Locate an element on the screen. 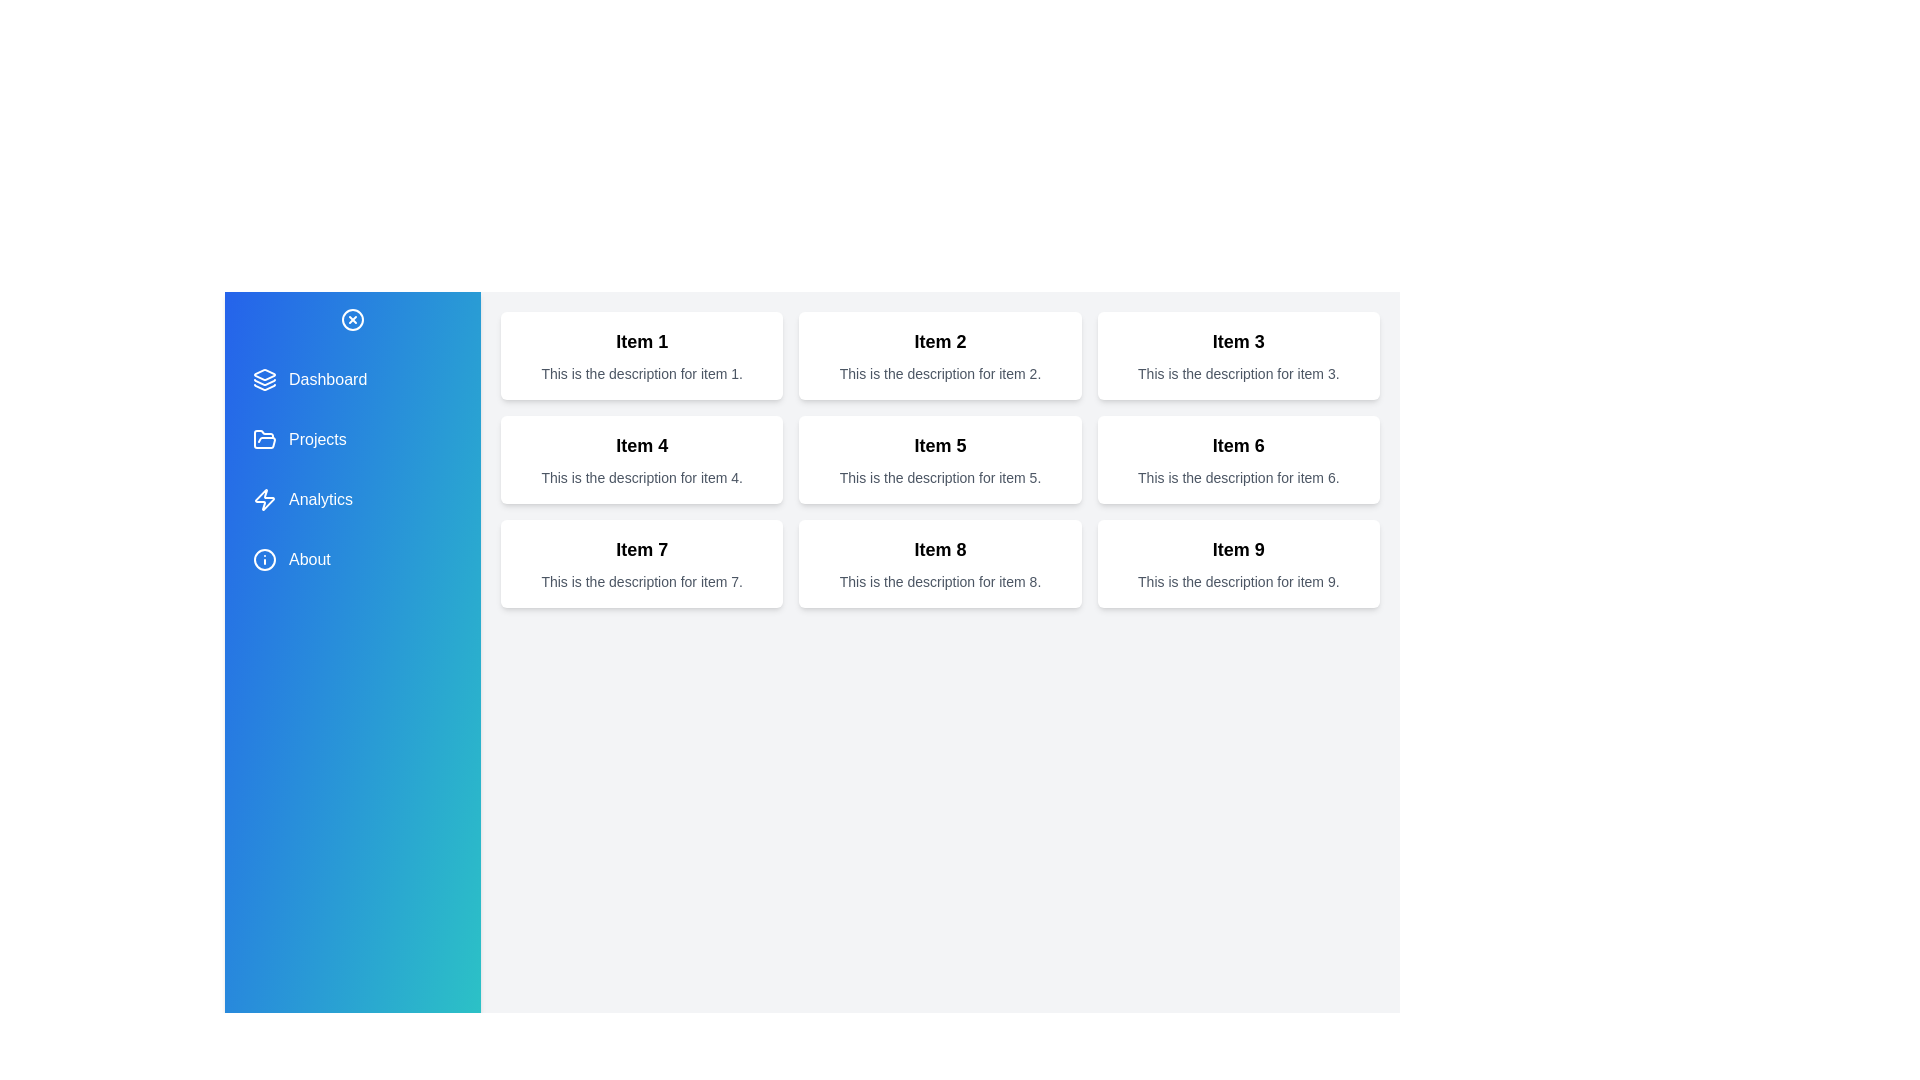 The width and height of the screenshot is (1920, 1080). the menu item Projects from the drawer is located at coordinates (353, 438).